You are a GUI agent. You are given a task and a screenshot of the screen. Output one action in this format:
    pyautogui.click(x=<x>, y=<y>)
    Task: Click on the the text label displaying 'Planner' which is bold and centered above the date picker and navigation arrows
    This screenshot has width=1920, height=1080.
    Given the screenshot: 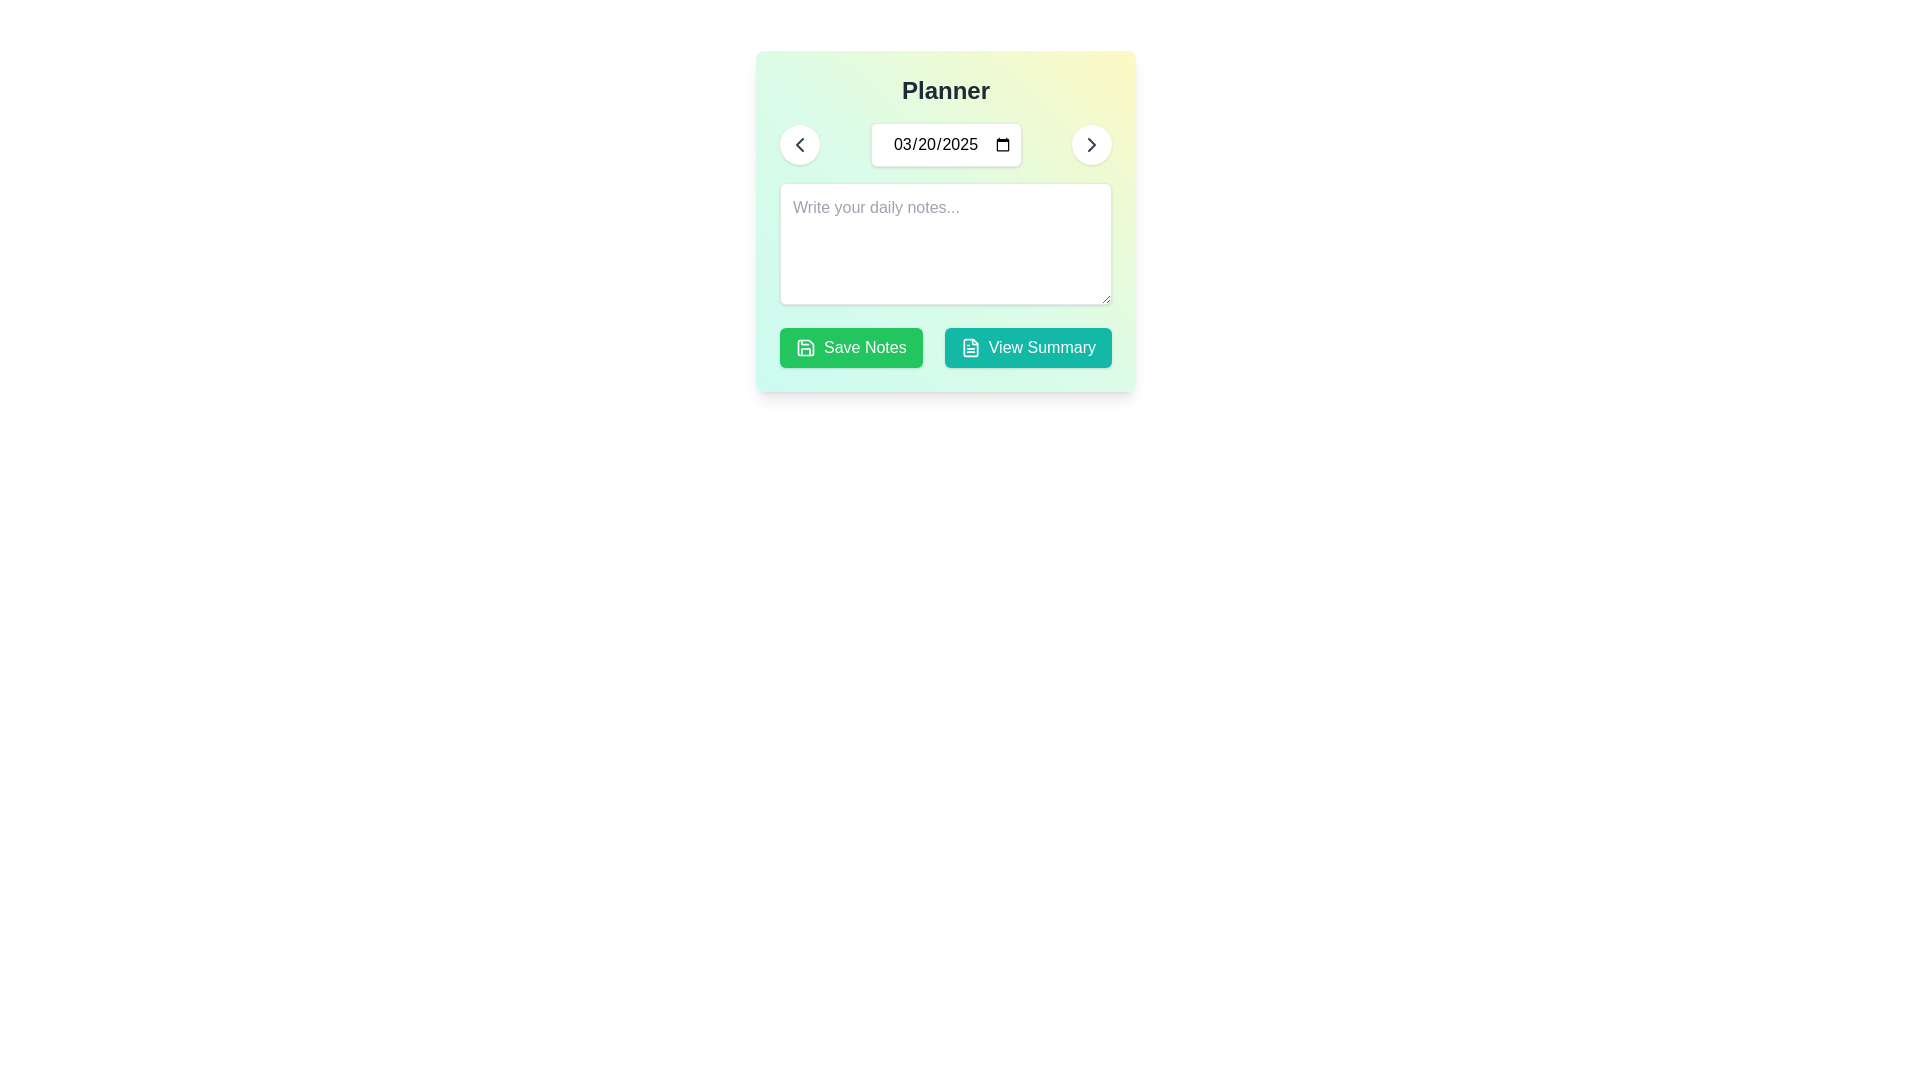 What is the action you would take?
    pyautogui.click(x=944, y=91)
    